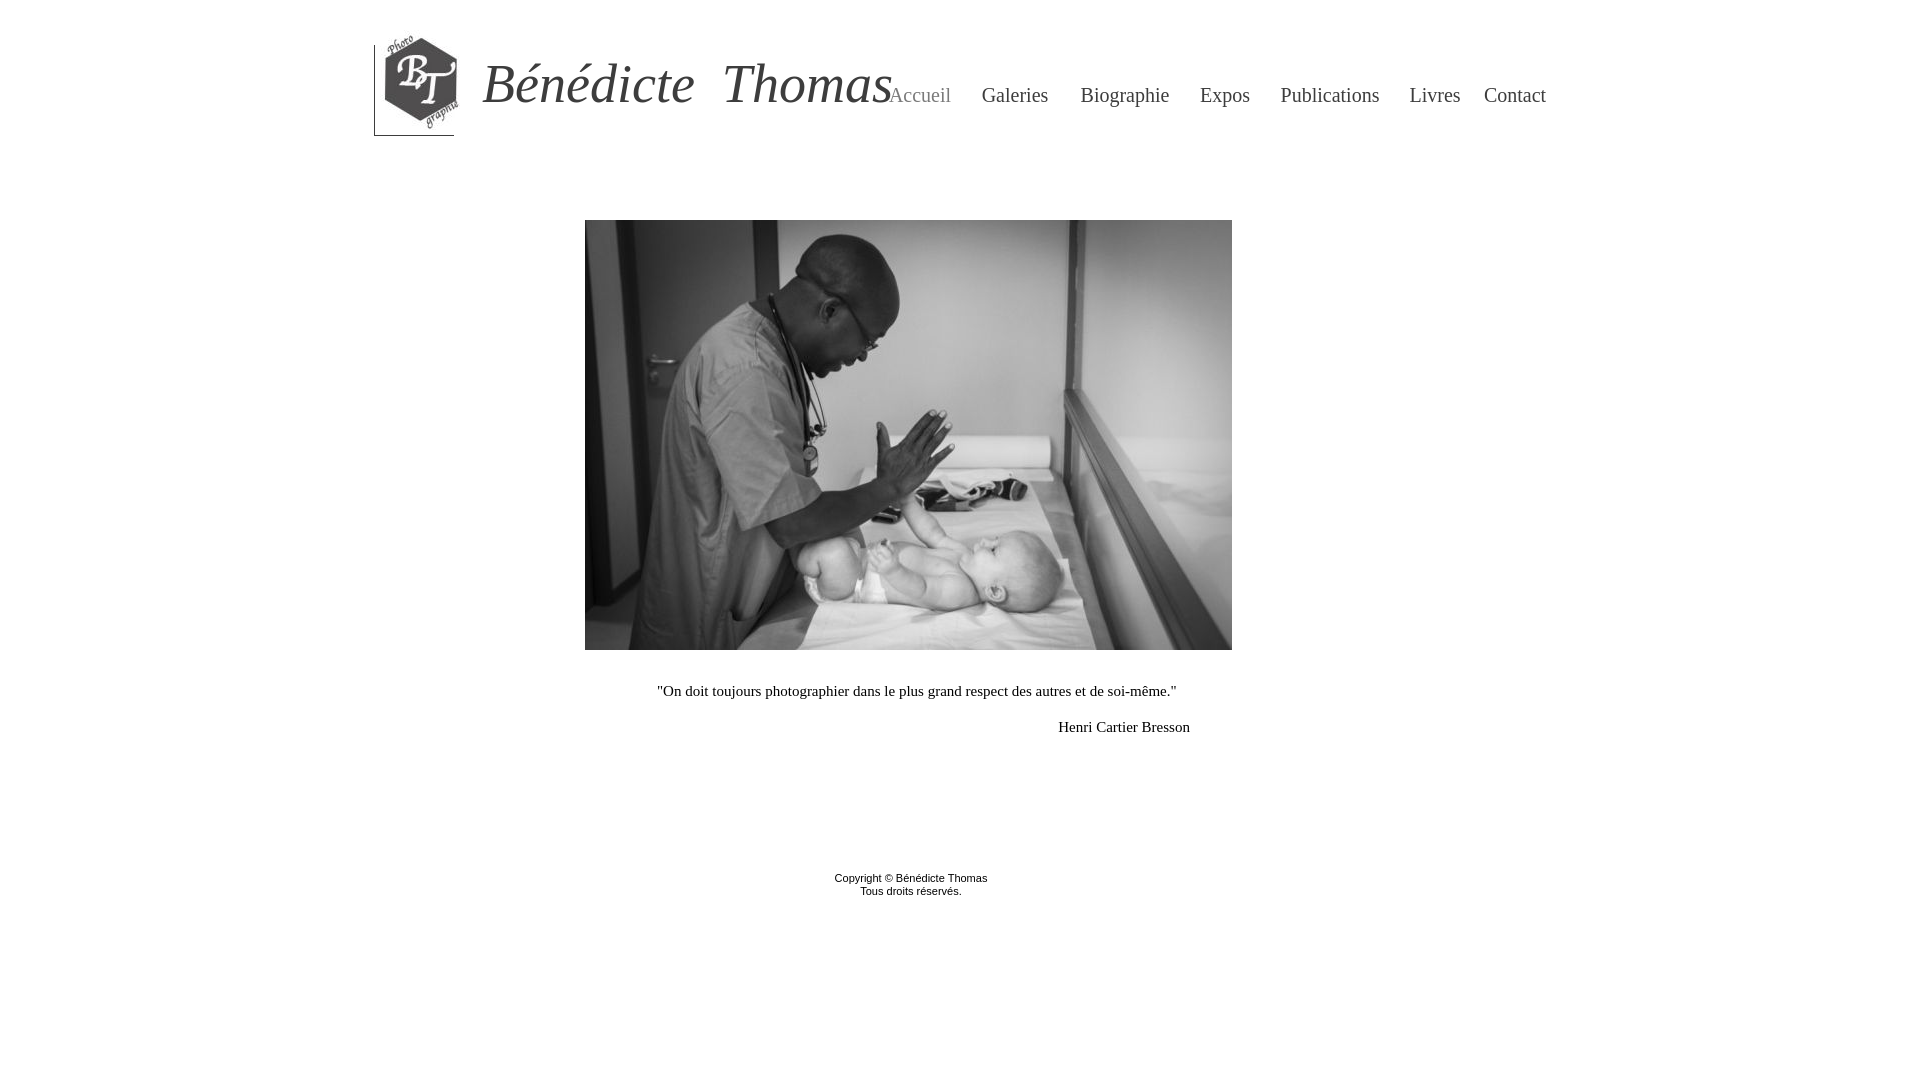 The image size is (1920, 1080). Describe the element at coordinates (1329, 95) in the screenshot. I see `'Publications'` at that location.